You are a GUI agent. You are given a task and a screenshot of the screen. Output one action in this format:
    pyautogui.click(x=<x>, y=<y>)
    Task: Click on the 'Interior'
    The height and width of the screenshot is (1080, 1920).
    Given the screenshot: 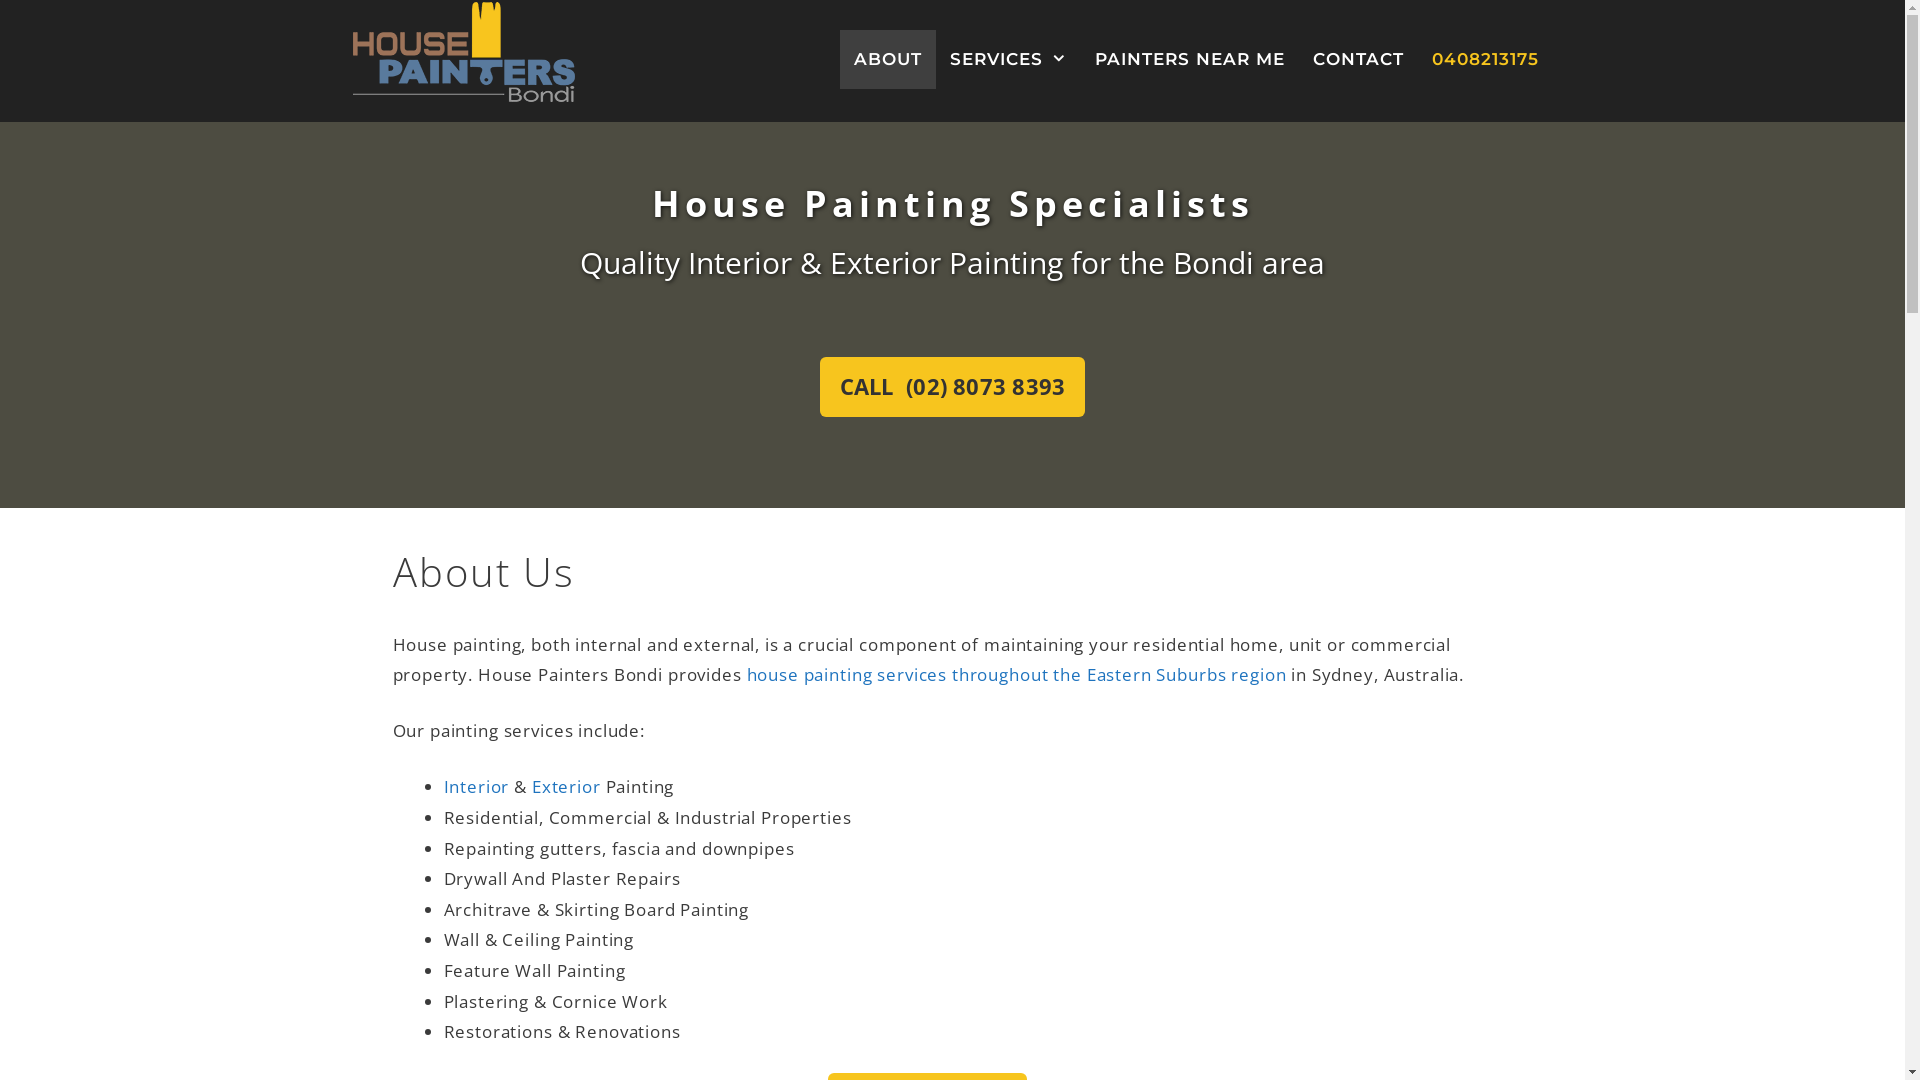 What is the action you would take?
    pyautogui.click(x=475, y=785)
    